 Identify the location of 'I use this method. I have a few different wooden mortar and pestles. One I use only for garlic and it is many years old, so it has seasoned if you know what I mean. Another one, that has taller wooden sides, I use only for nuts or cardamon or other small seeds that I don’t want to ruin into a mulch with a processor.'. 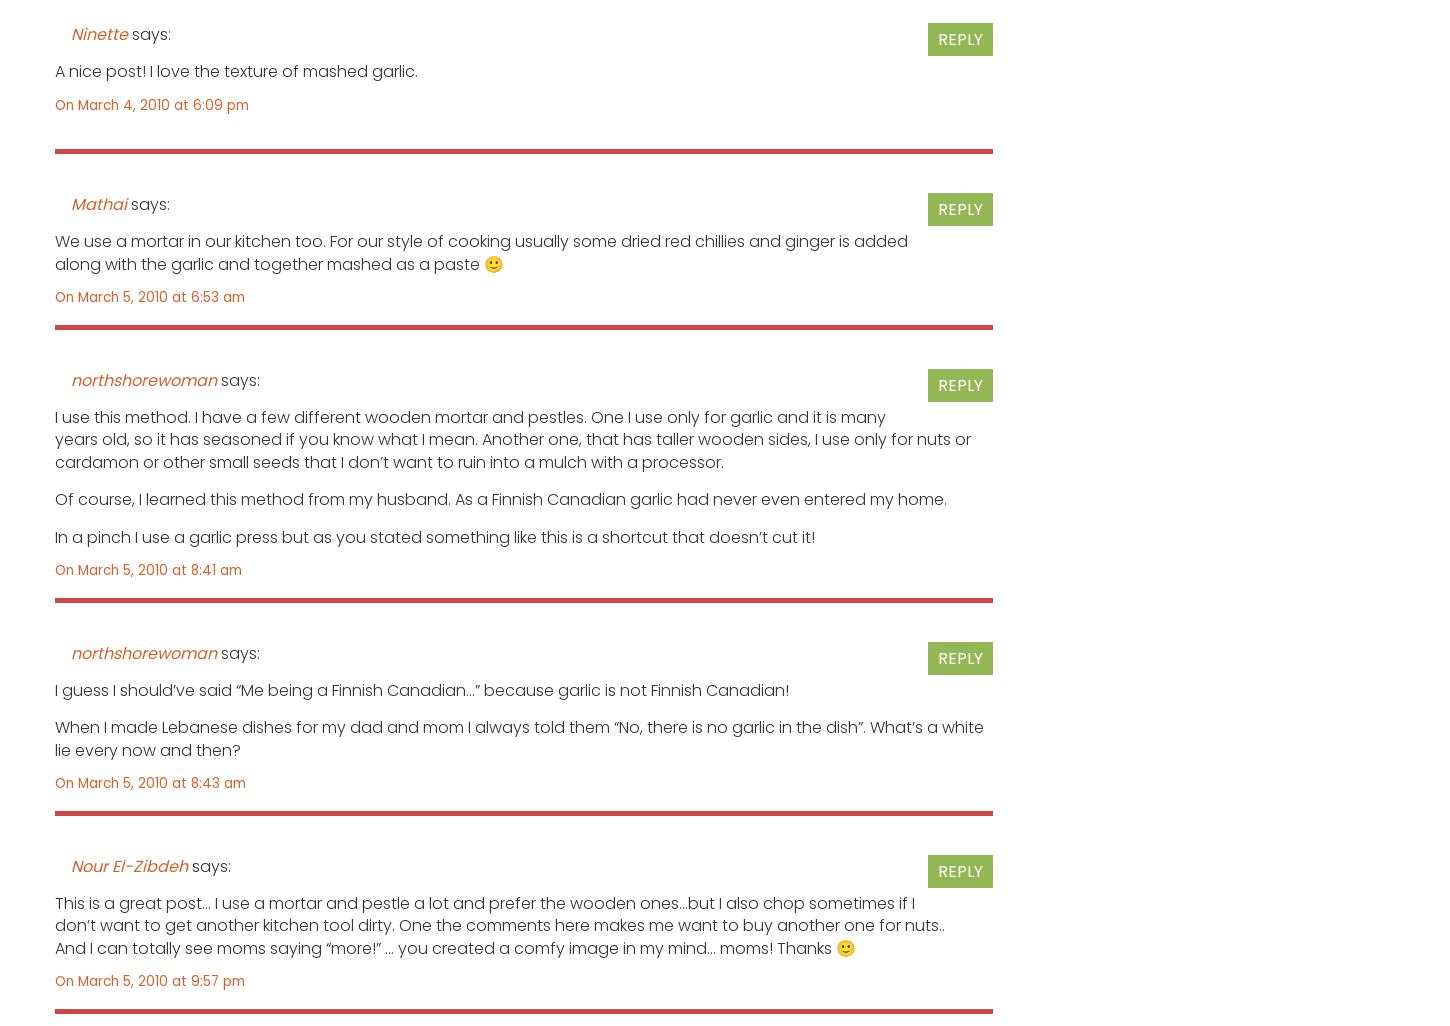
(513, 439).